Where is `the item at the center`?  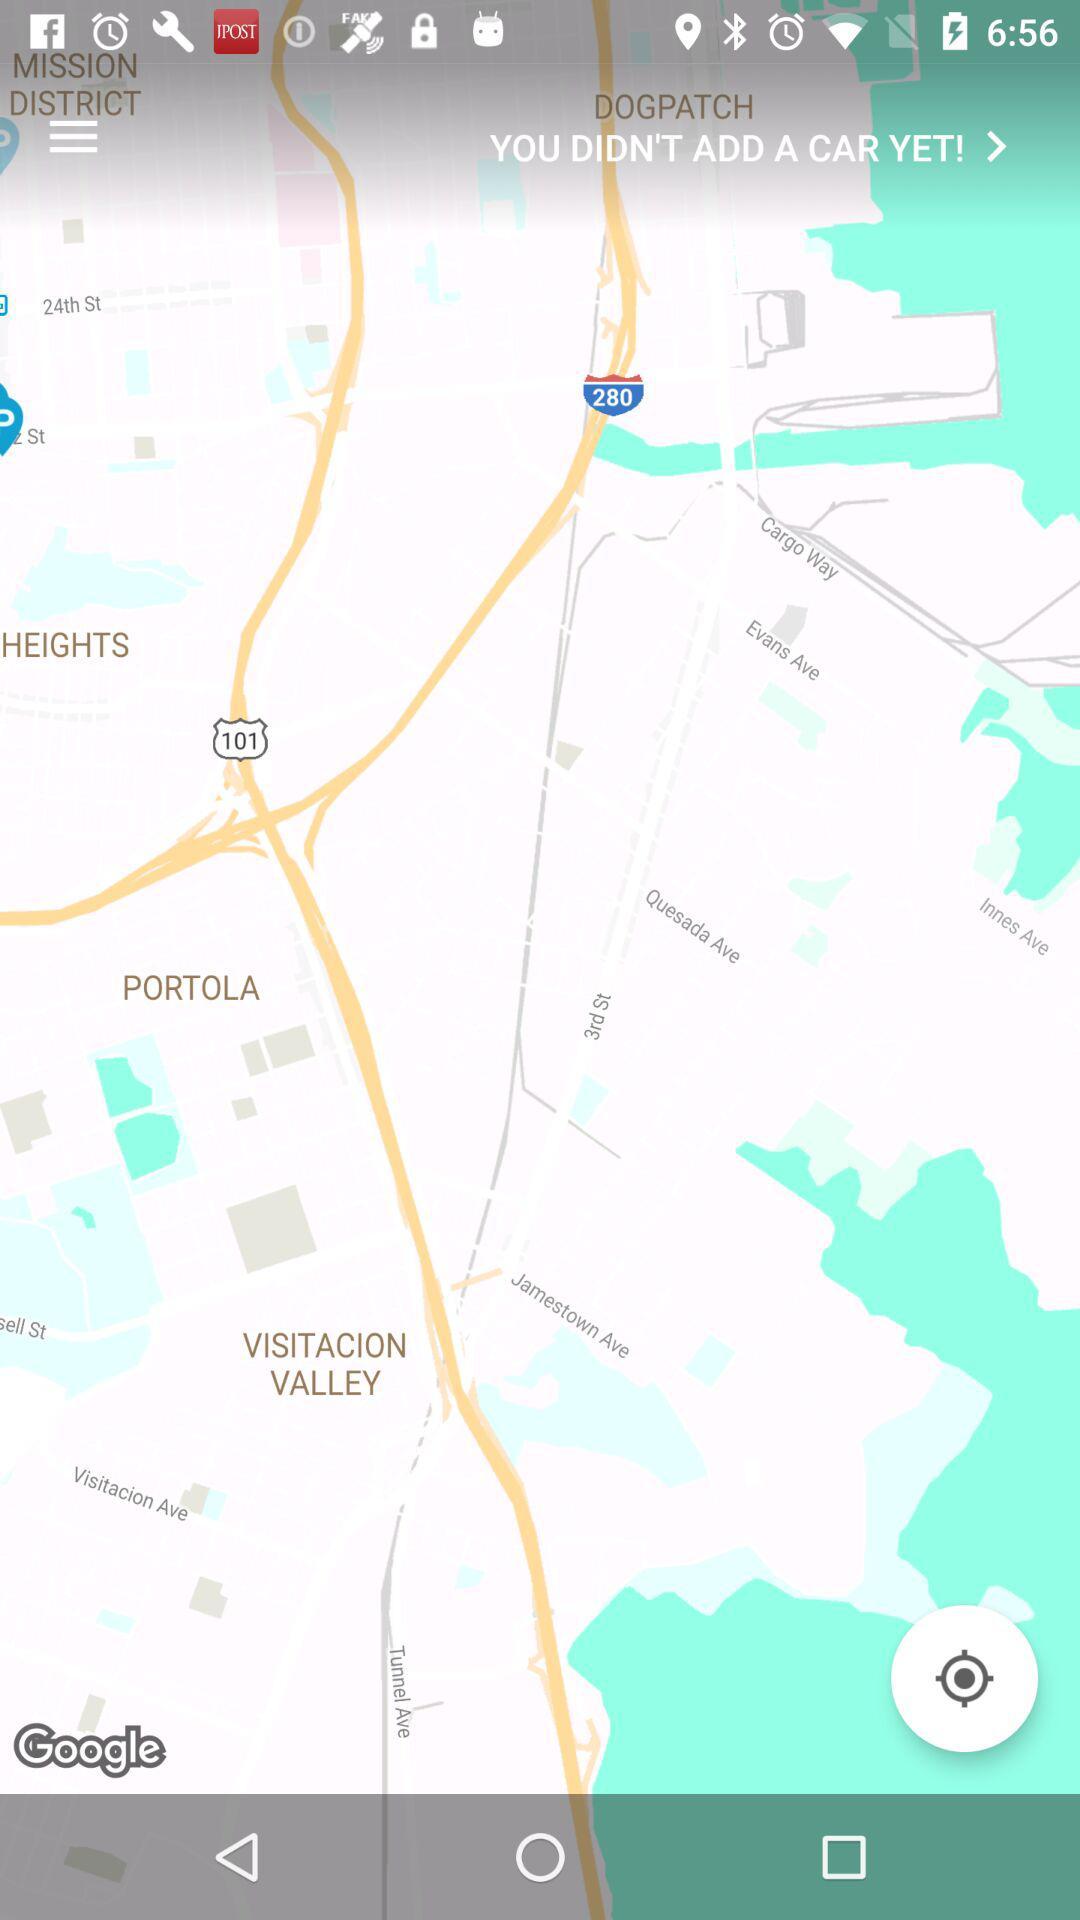
the item at the center is located at coordinates (540, 960).